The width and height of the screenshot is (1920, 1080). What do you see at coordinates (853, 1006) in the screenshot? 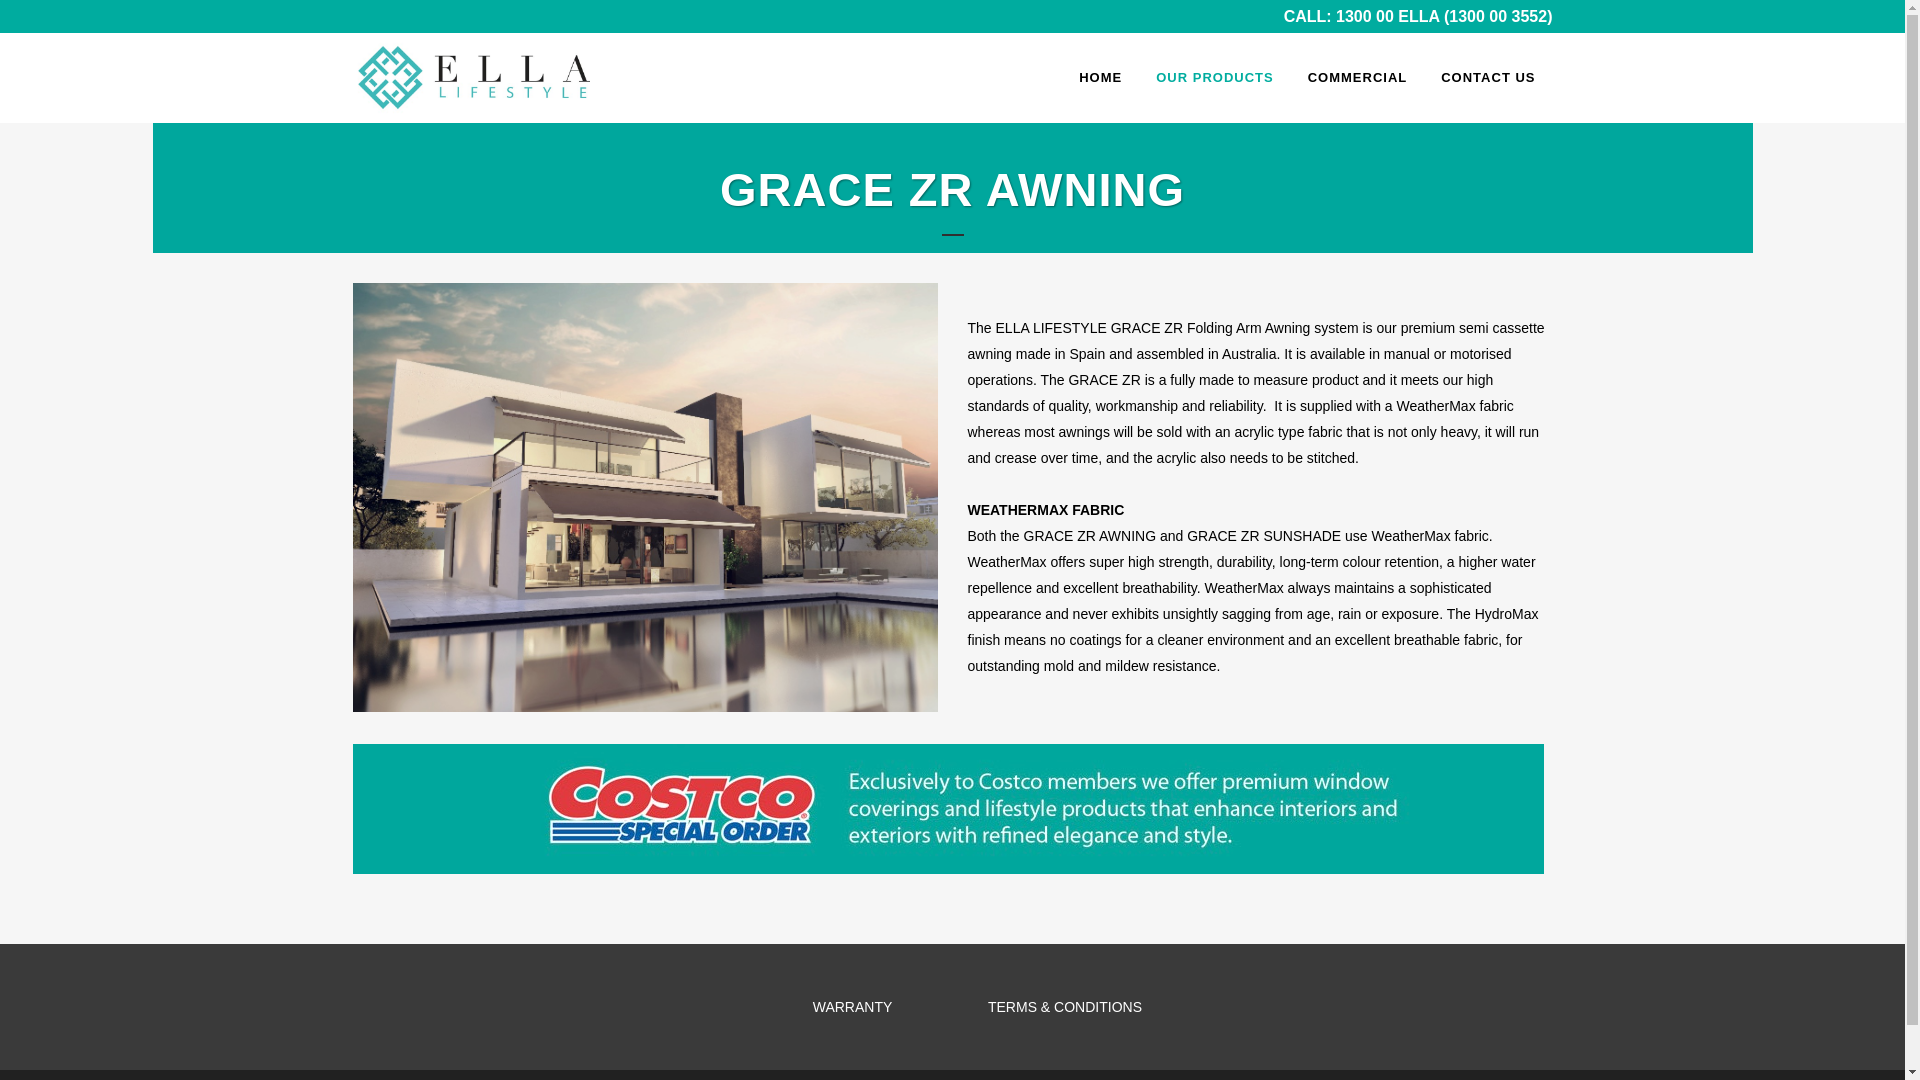
I see `'WARRANTY'` at bounding box center [853, 1006].